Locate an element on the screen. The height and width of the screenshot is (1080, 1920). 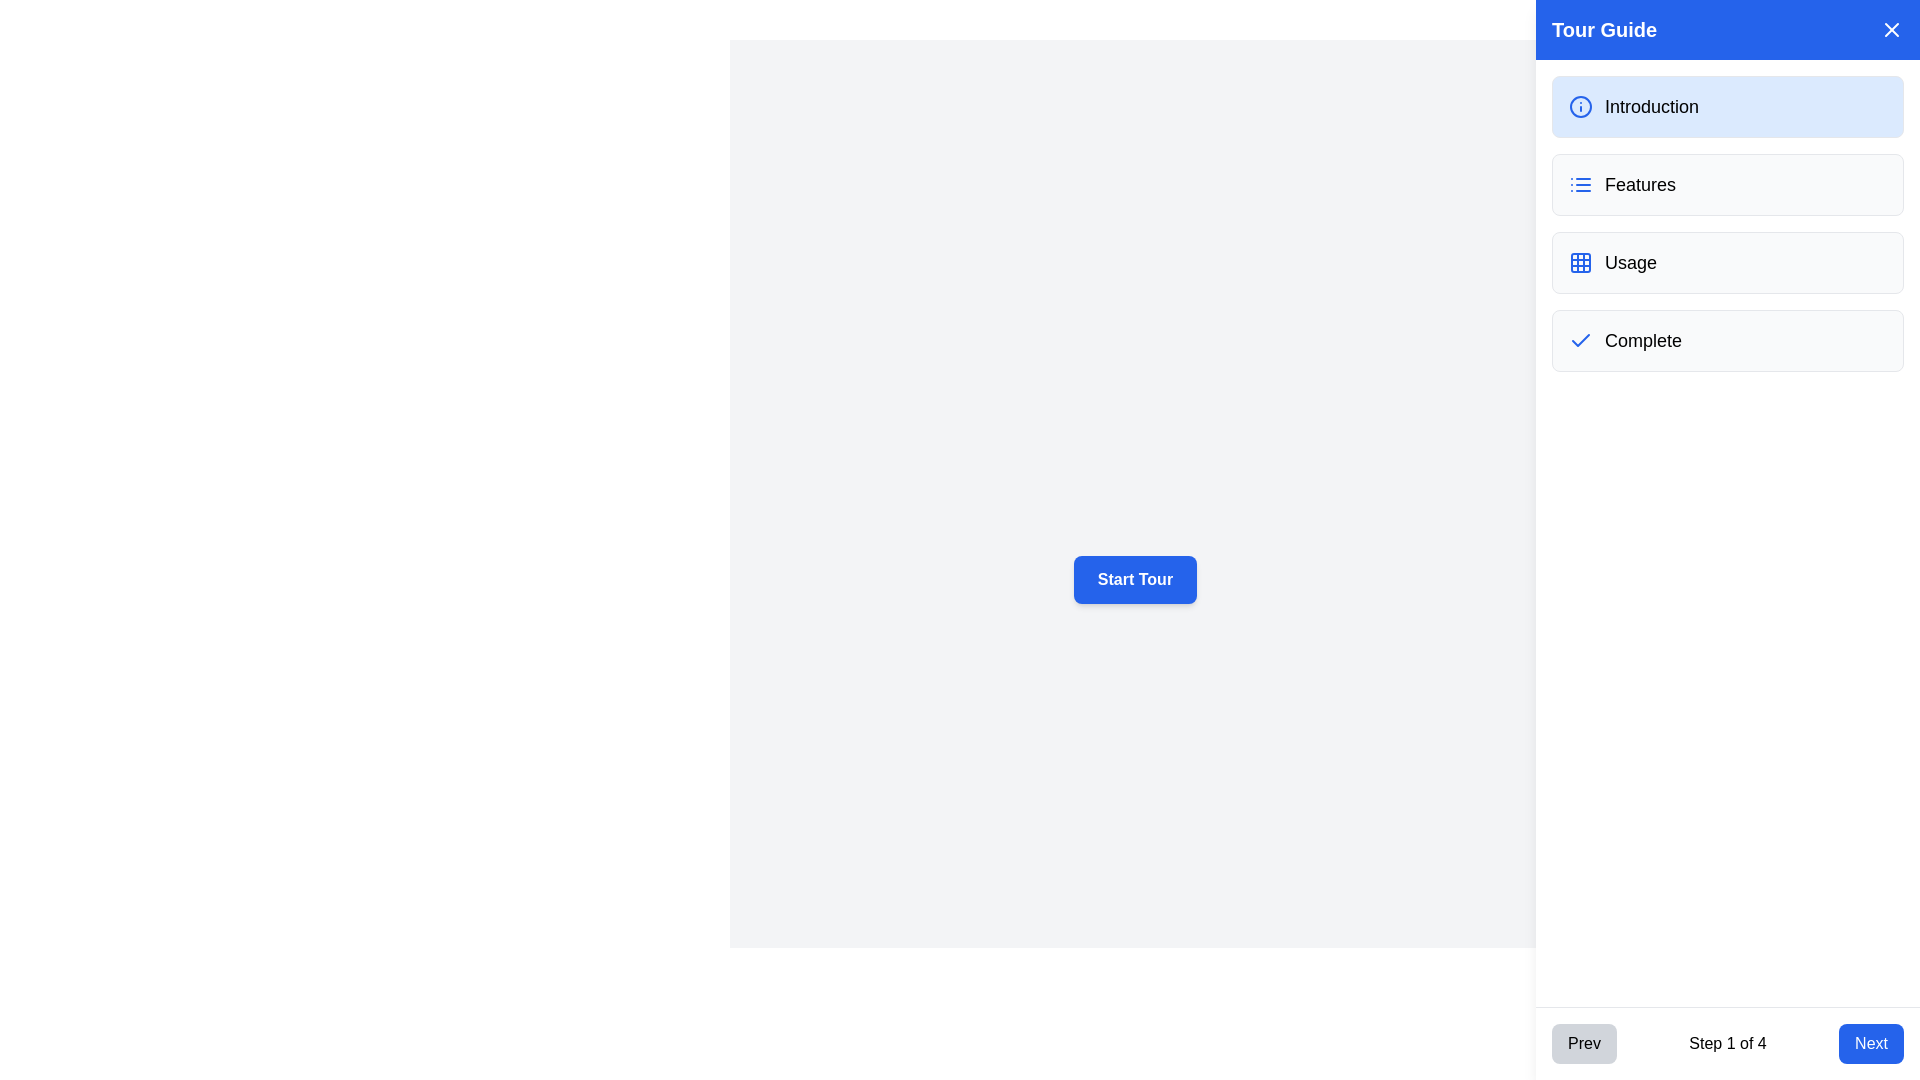
the blue grid-like icon composed of nine square cells arranged in a 3x3 pattern, located to the left of the text 'Usage' in the sidebar menu is located at coordinates (1579, 261).